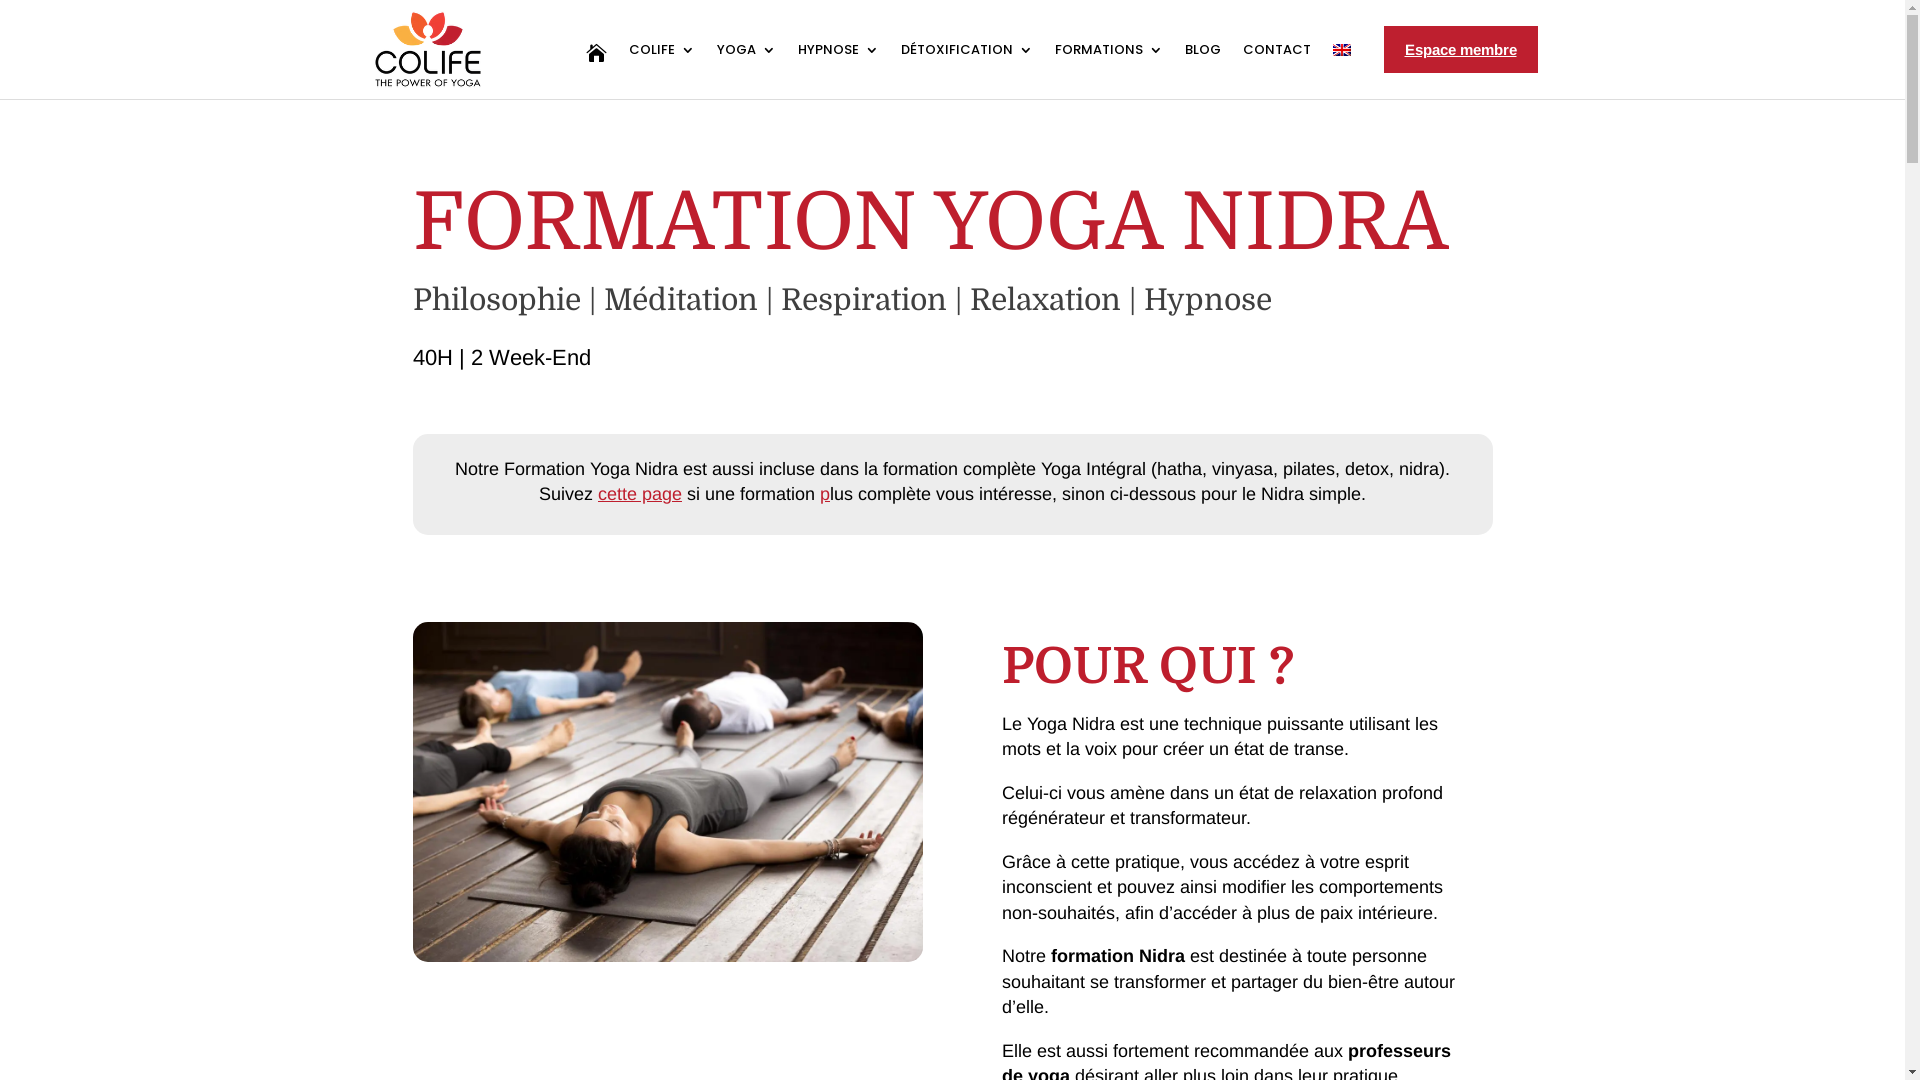  Describe the element at coordinates (667, 790) in the screenshot. I see `'Formation Yoga Nidra Geneve'` at that location.